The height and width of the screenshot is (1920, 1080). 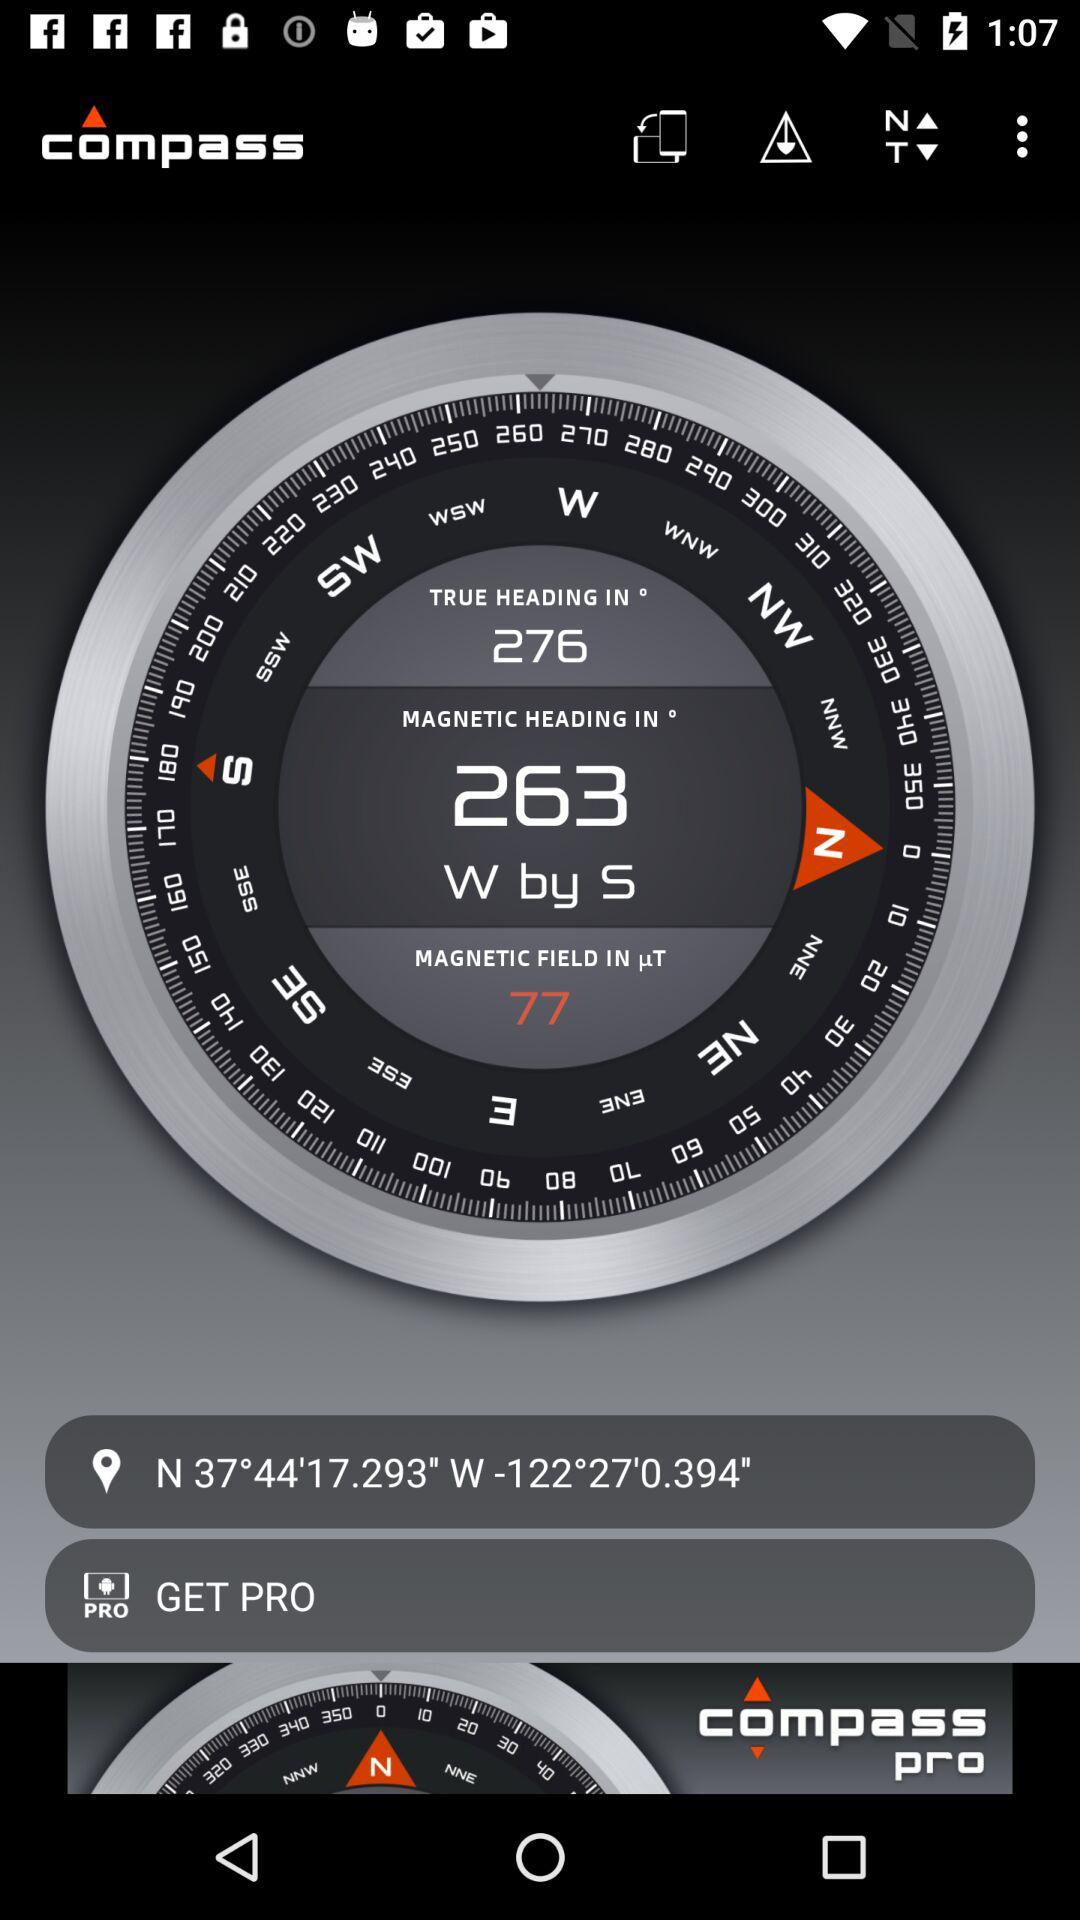 I want to click on 262 icon, so click(x=540, y=795).